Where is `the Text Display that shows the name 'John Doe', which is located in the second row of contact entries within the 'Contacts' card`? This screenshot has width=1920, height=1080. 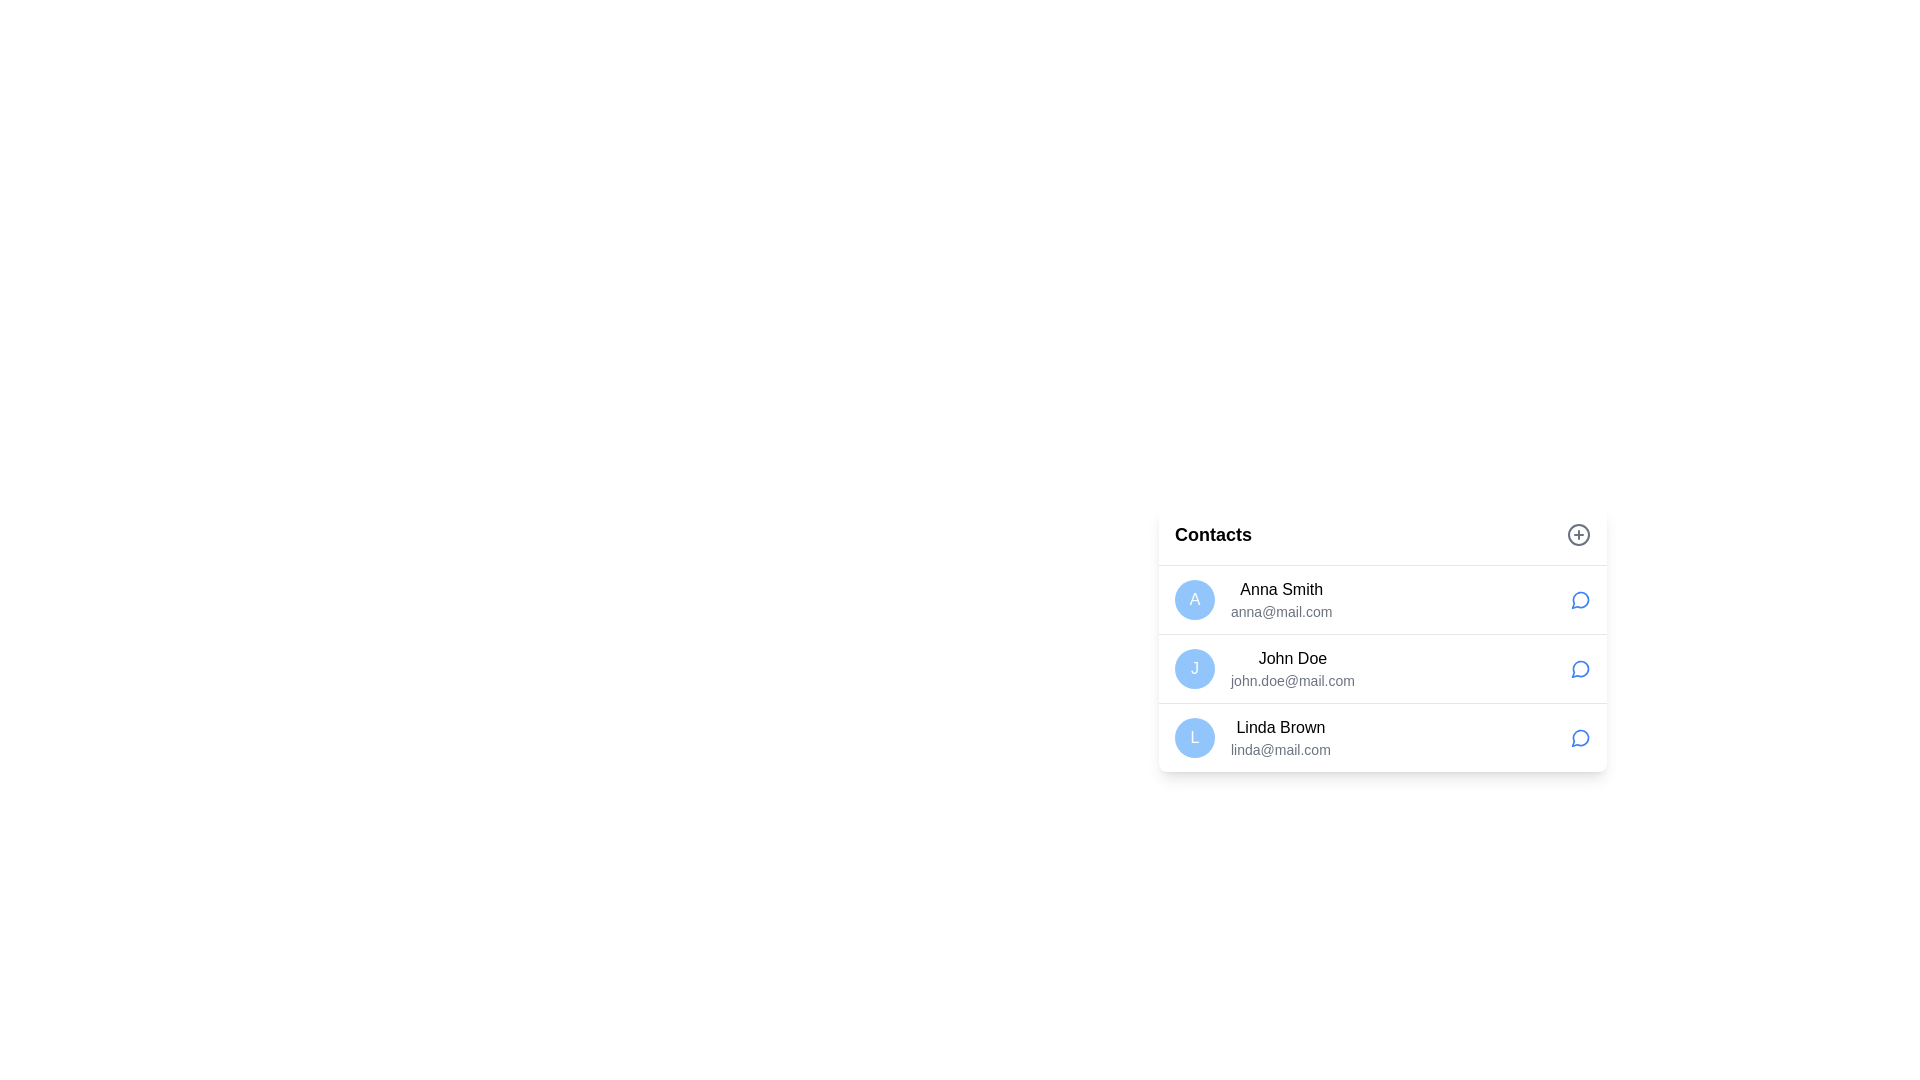 the Text Display that shows the name 'John Doe', which is located in the second row of contact entries within the 'Contacts' card is located at coordinates (1292, 659).